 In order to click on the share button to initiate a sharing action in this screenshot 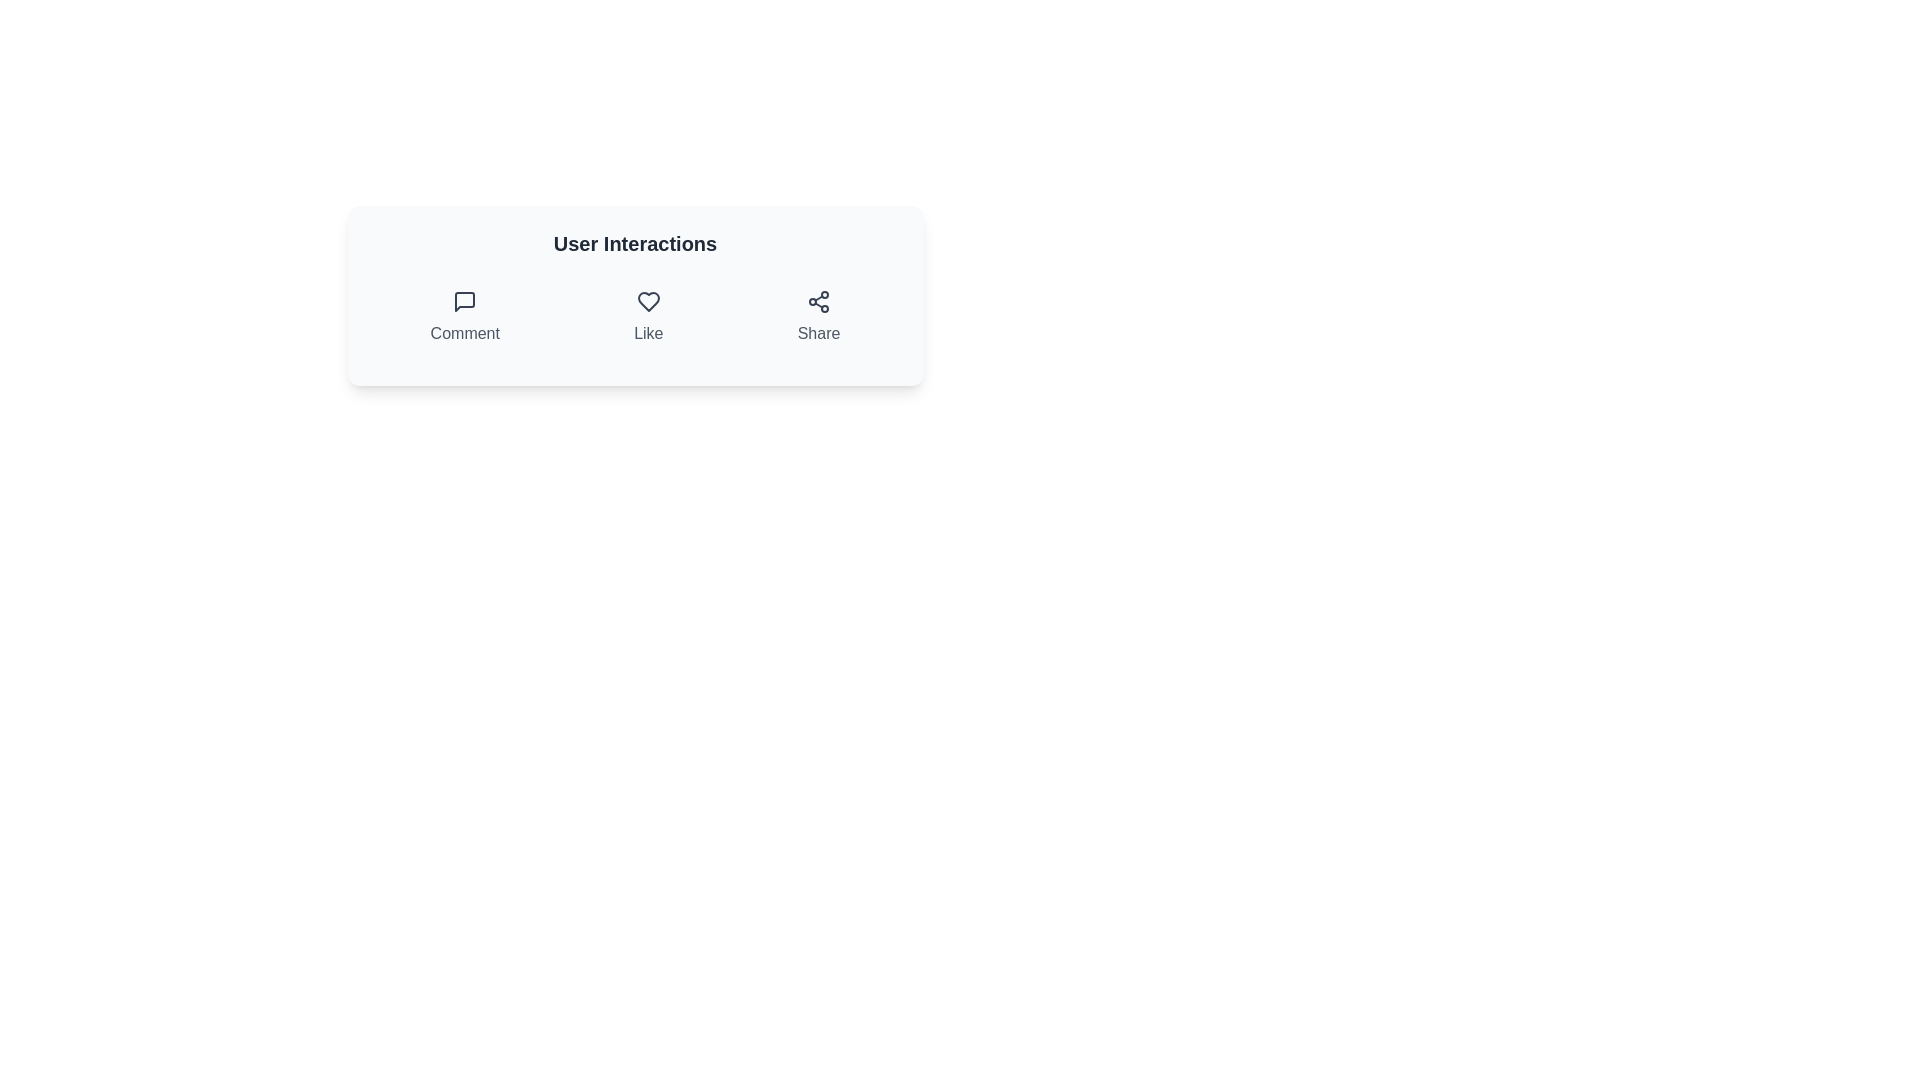, I will do `click(819, 316)`.